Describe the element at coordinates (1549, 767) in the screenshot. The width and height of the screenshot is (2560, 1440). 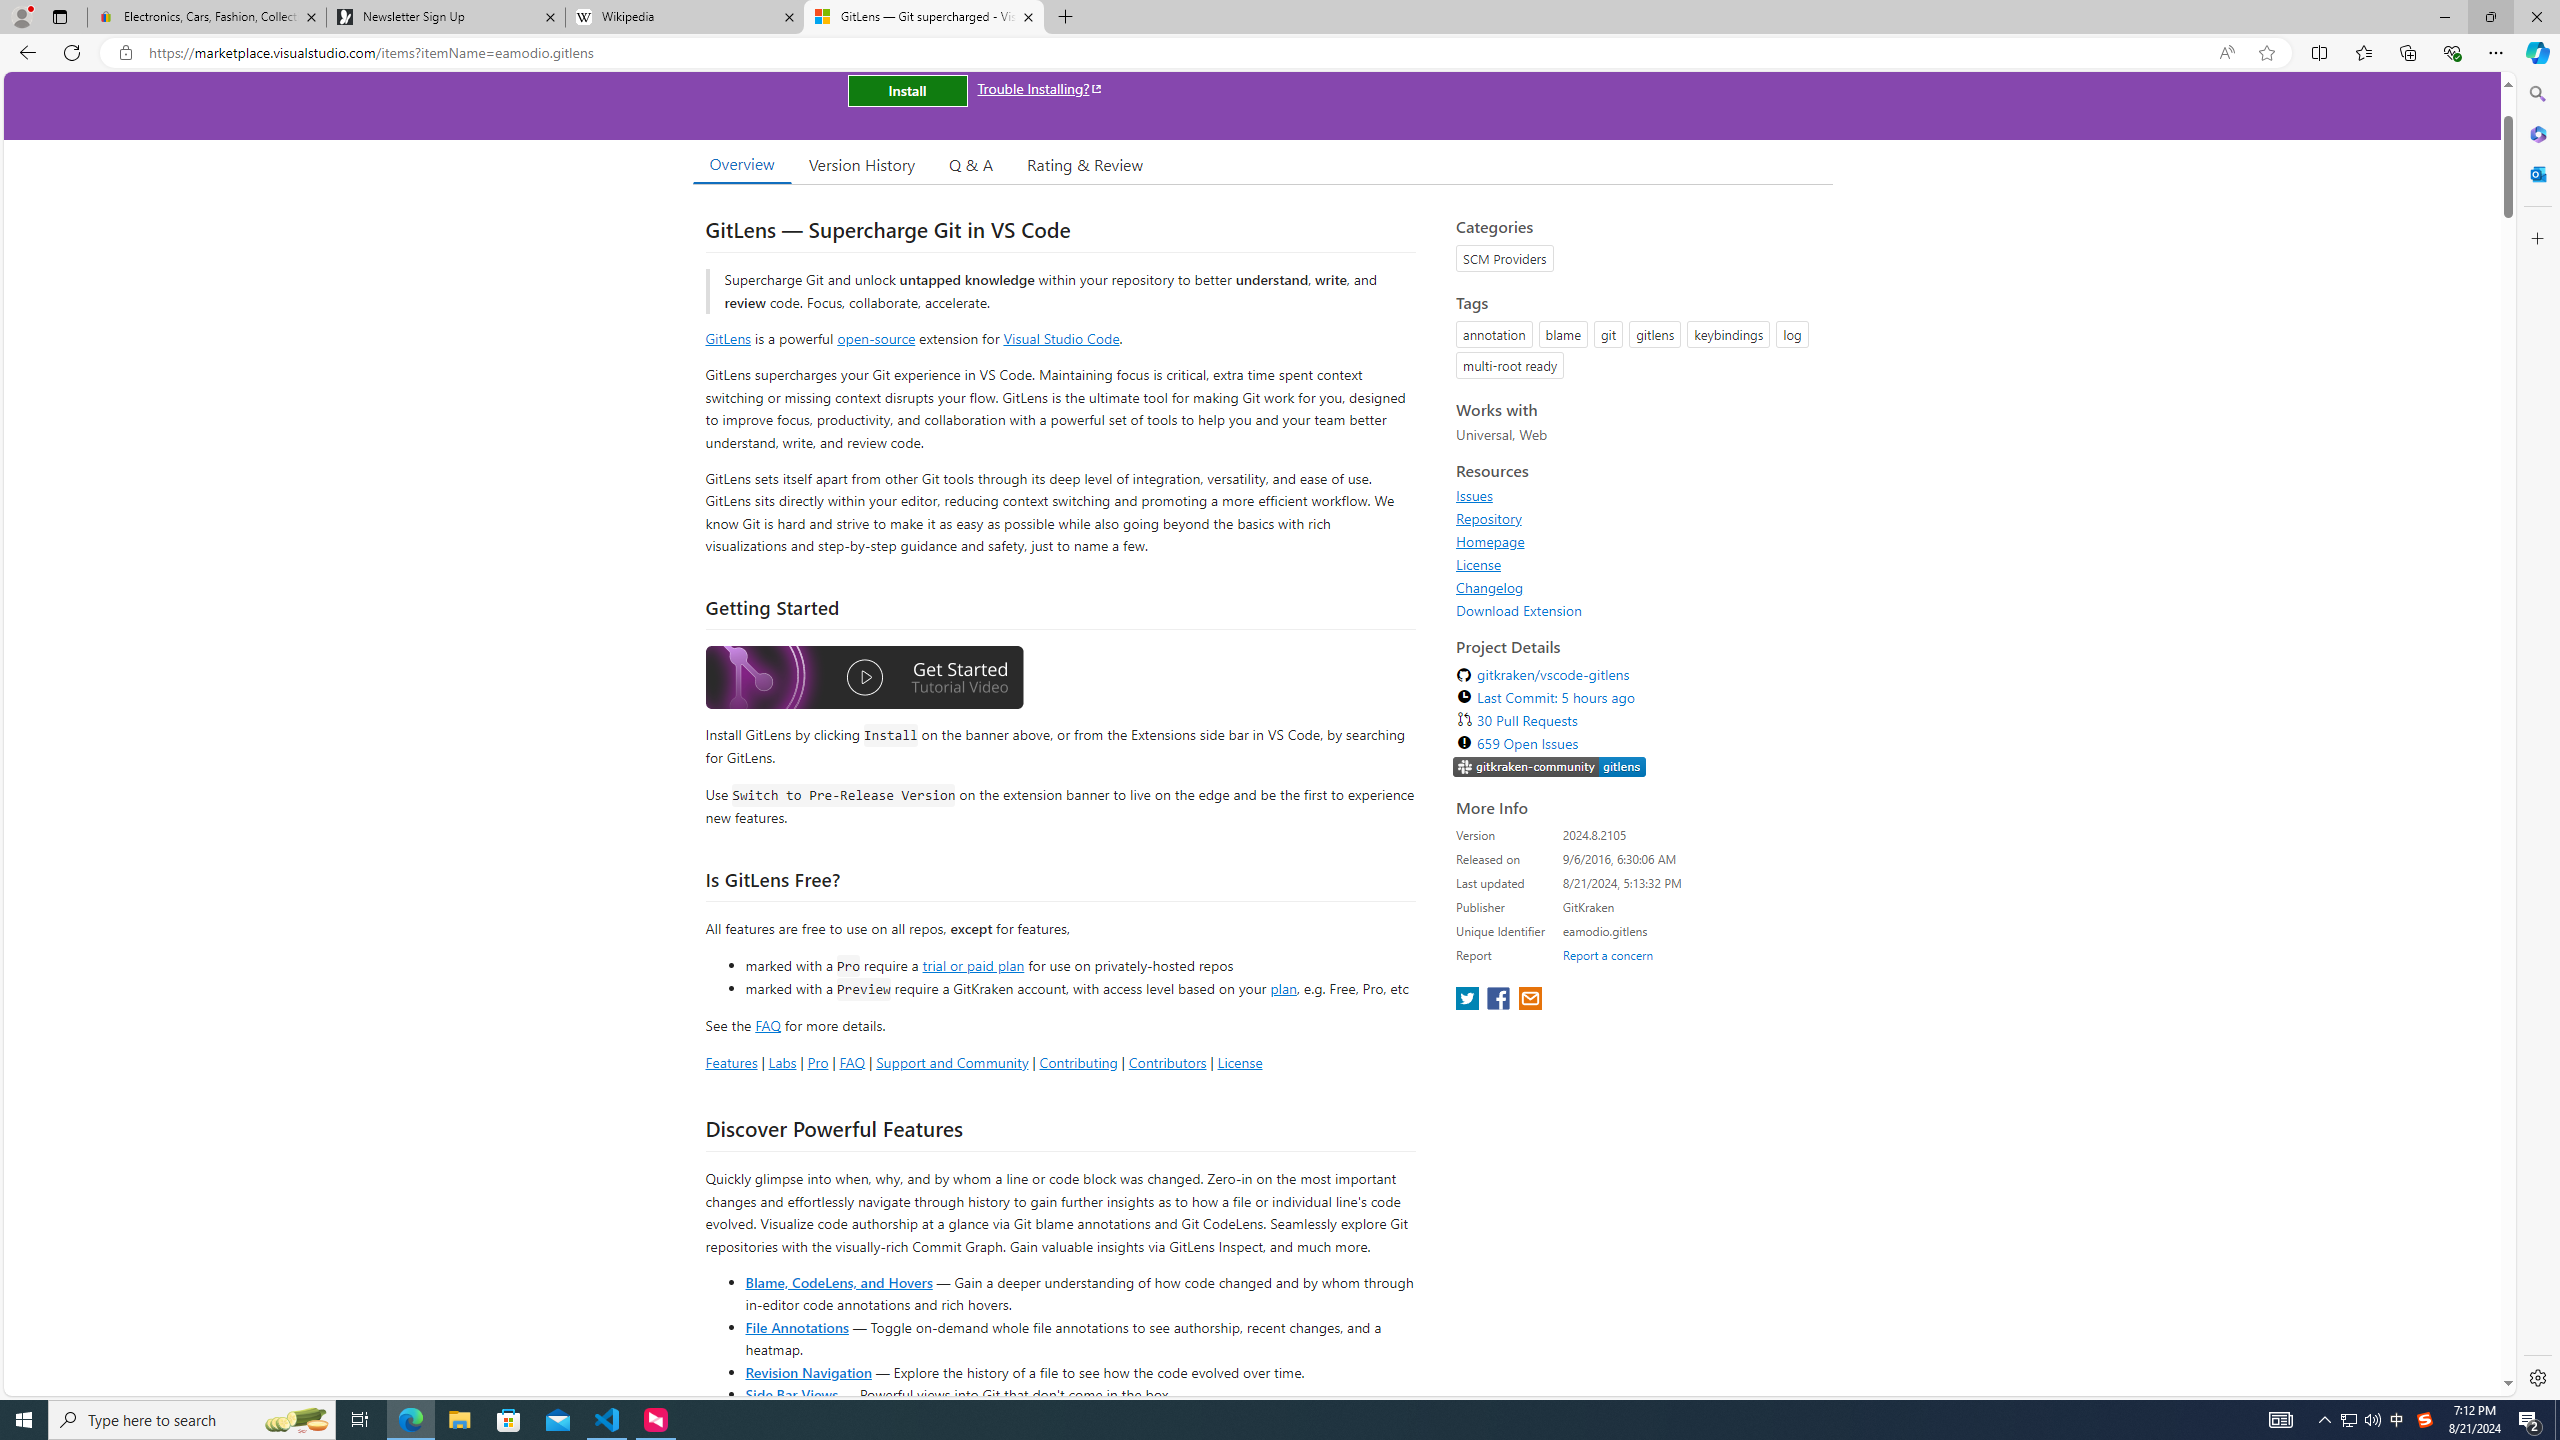
I see `'https://slack.gitkraken.com//'` at that location.